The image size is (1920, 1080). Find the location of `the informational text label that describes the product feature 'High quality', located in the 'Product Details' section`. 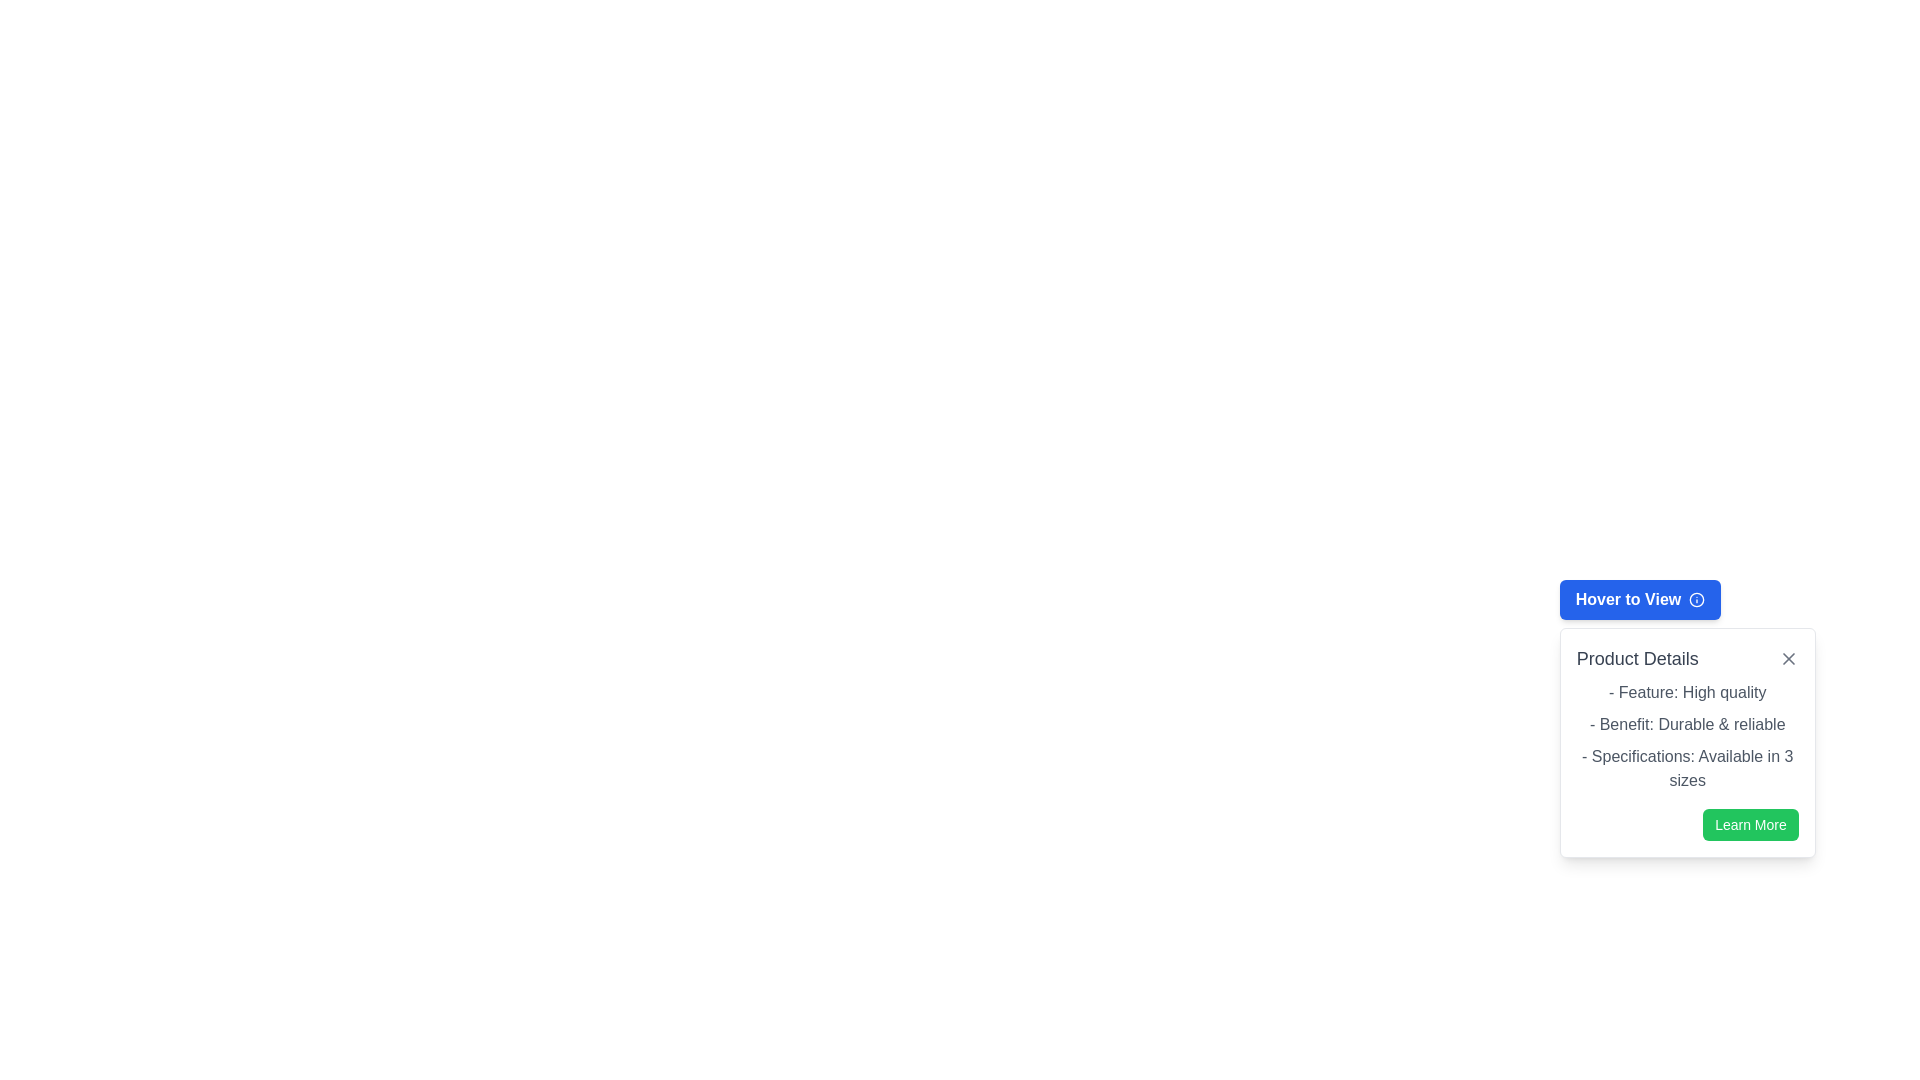

the informational text label that describes the product feature 'High quality', located in the 'Product Details' section is located at coordinates (1686, 692).